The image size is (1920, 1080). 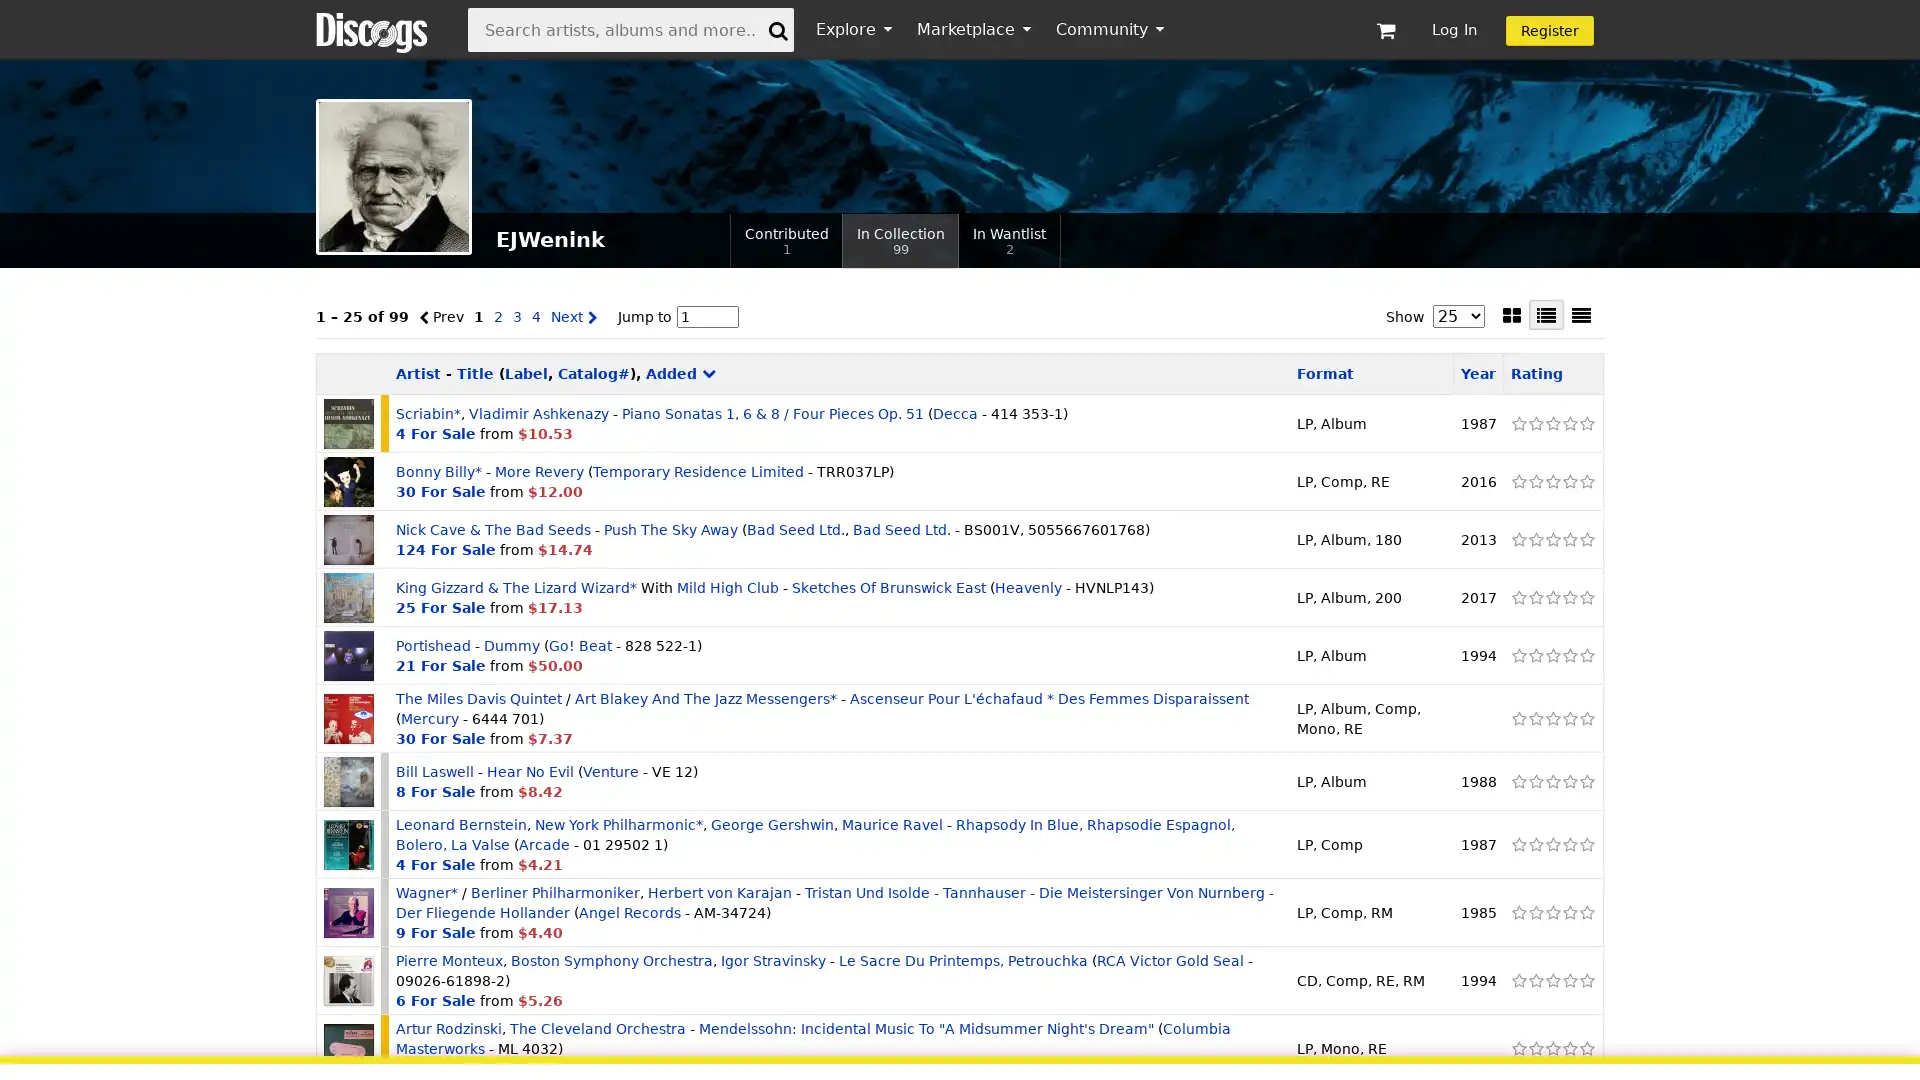 What do you see at coordinates (1551, 844) in the screenshot?
I see `Rate this release 3 stars.` at bounding box center [1551, 844].